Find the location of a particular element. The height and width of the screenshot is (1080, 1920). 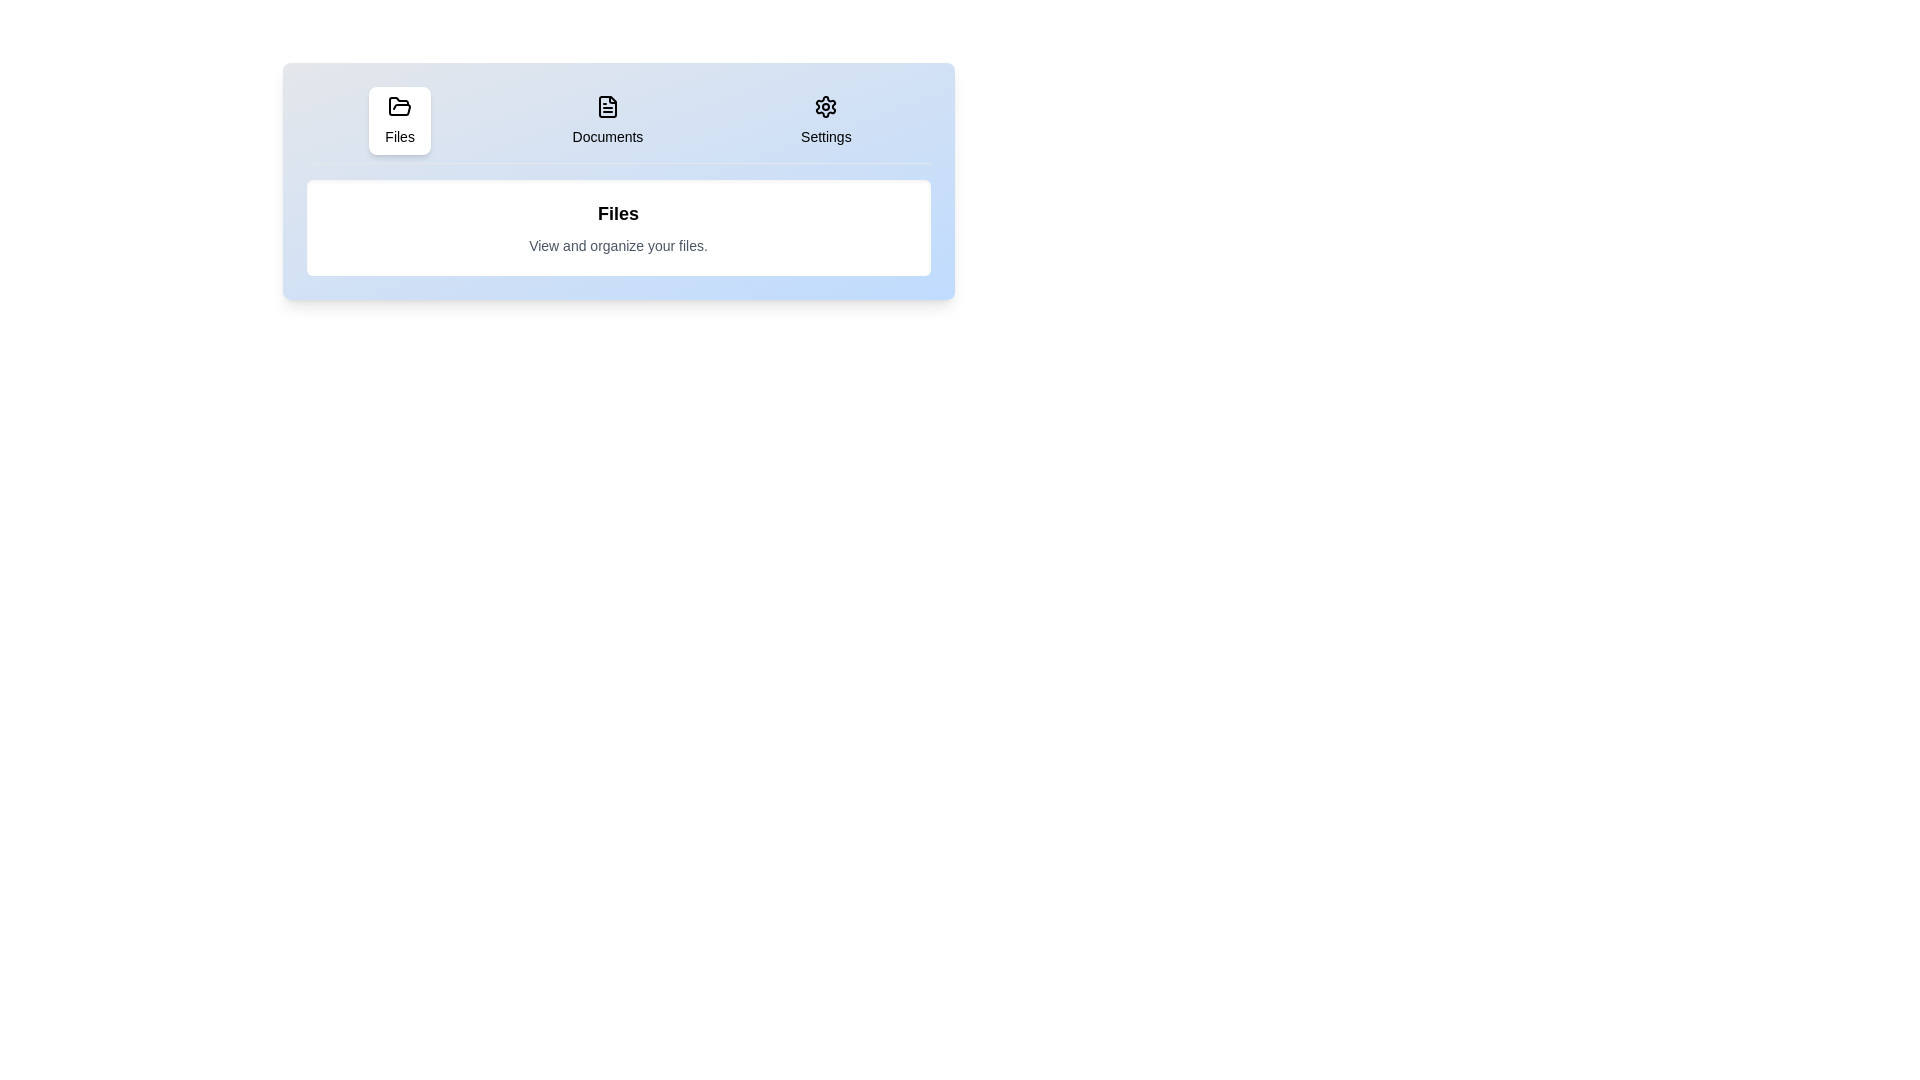

the Files tab by clicking the corresponding tab button is located at coordinates (399, 120).